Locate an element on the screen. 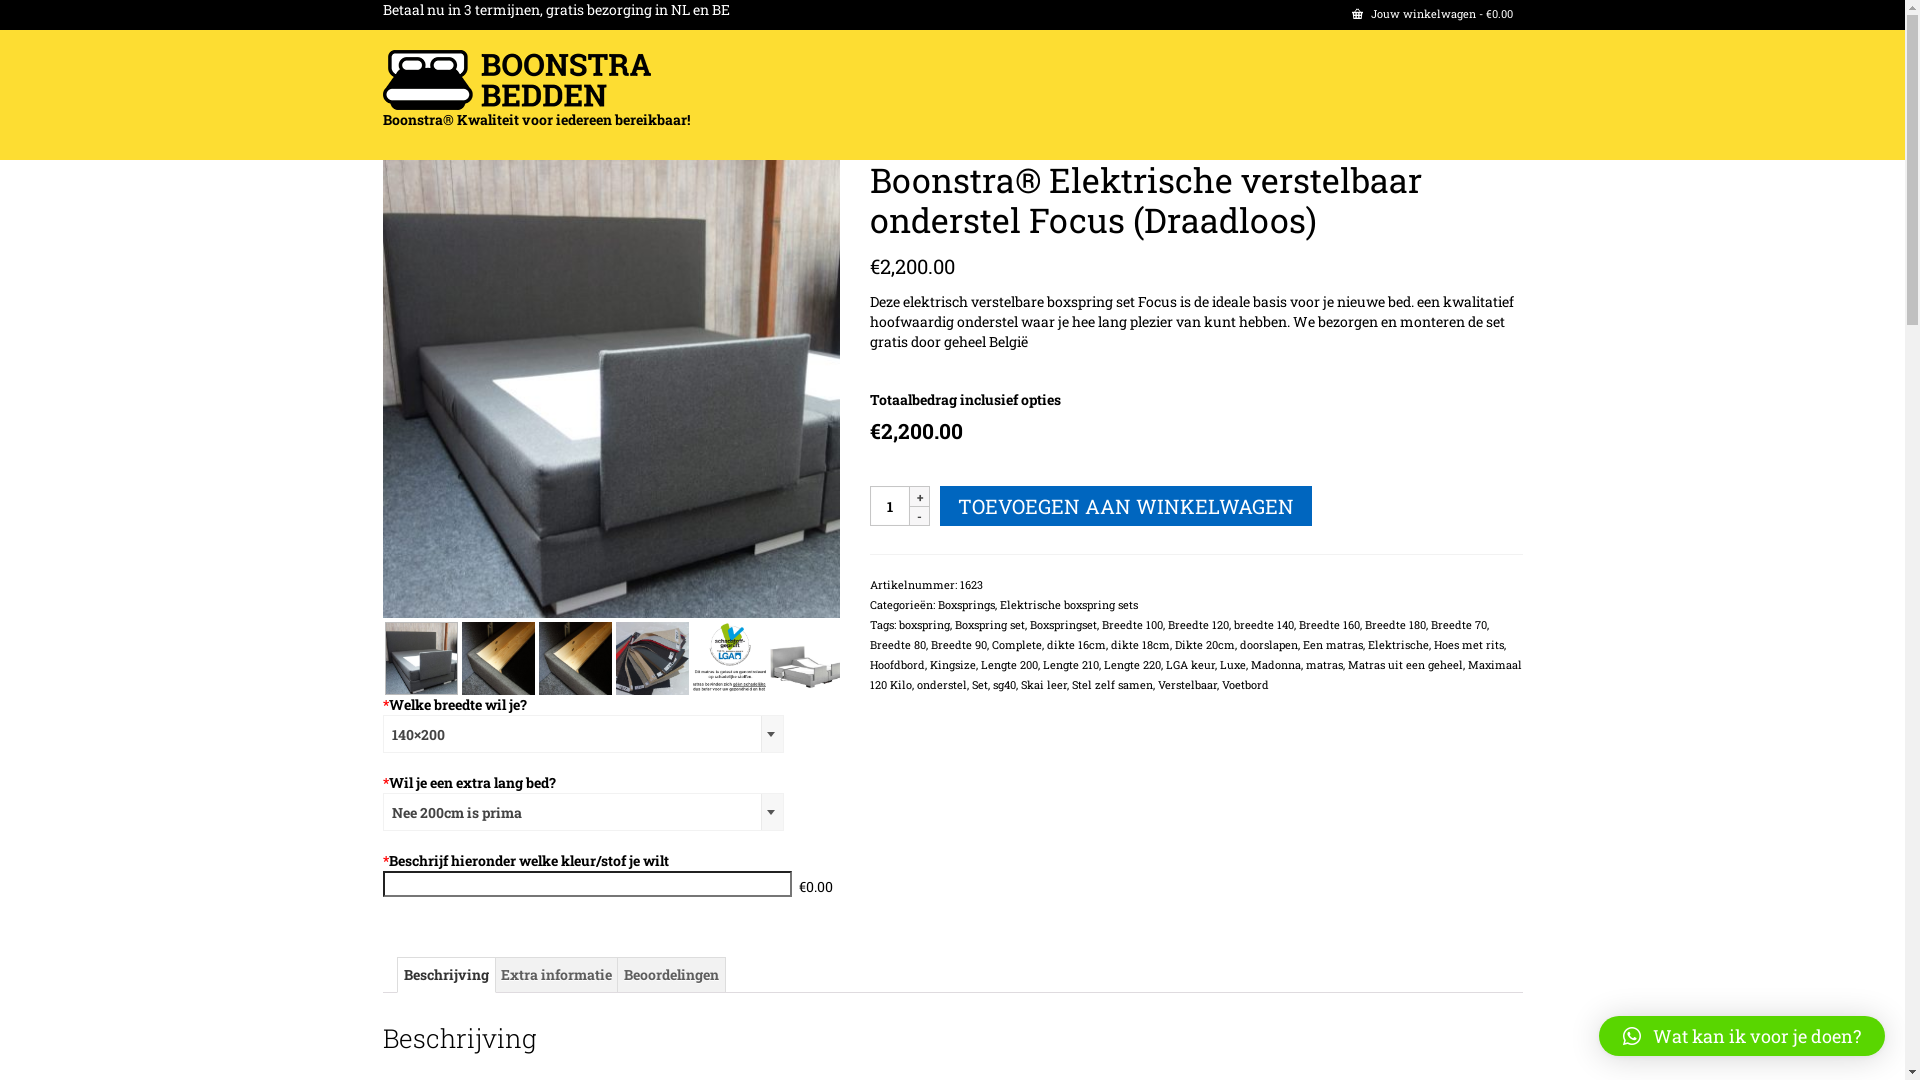  'Boxspringset' is located at coordinates (1062, 623).